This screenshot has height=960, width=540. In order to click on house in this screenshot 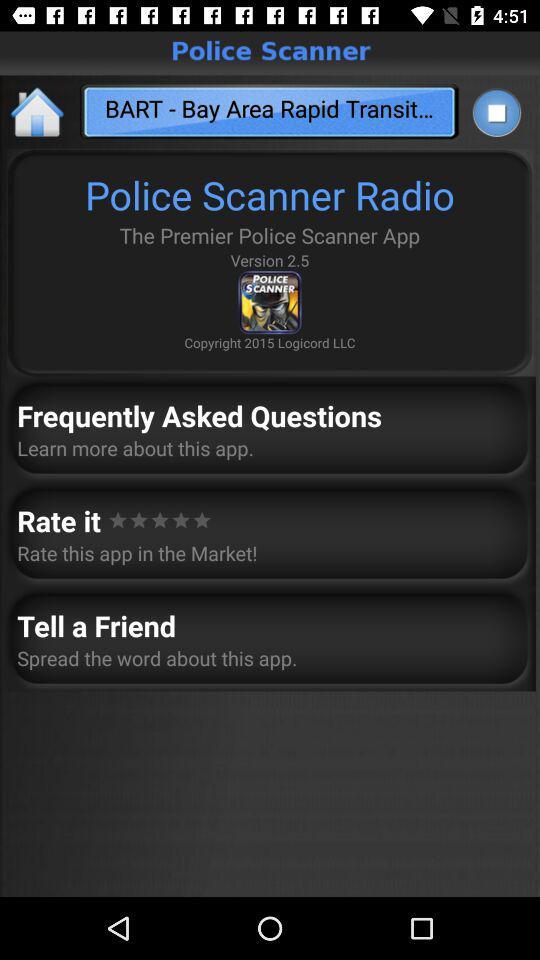, I will do `click(38, 111)`.